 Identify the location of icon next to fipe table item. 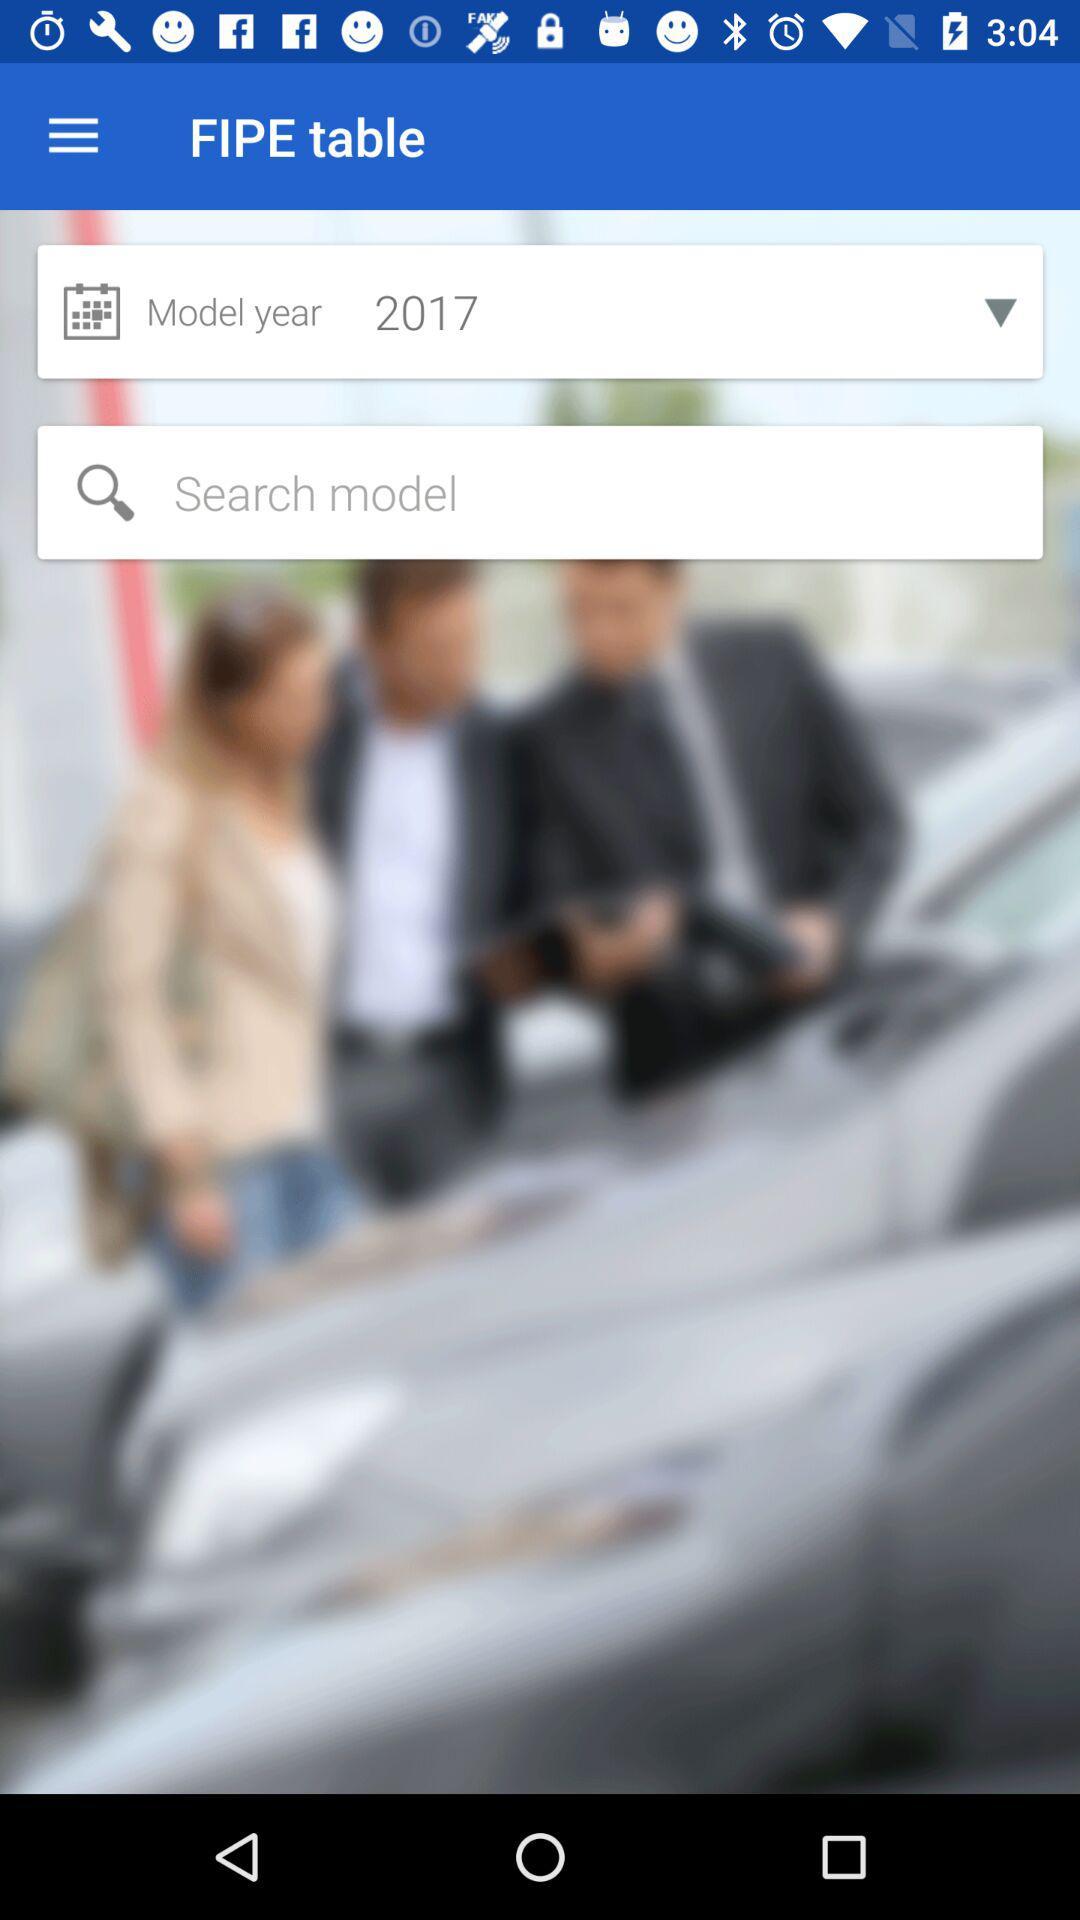
(72, 135).